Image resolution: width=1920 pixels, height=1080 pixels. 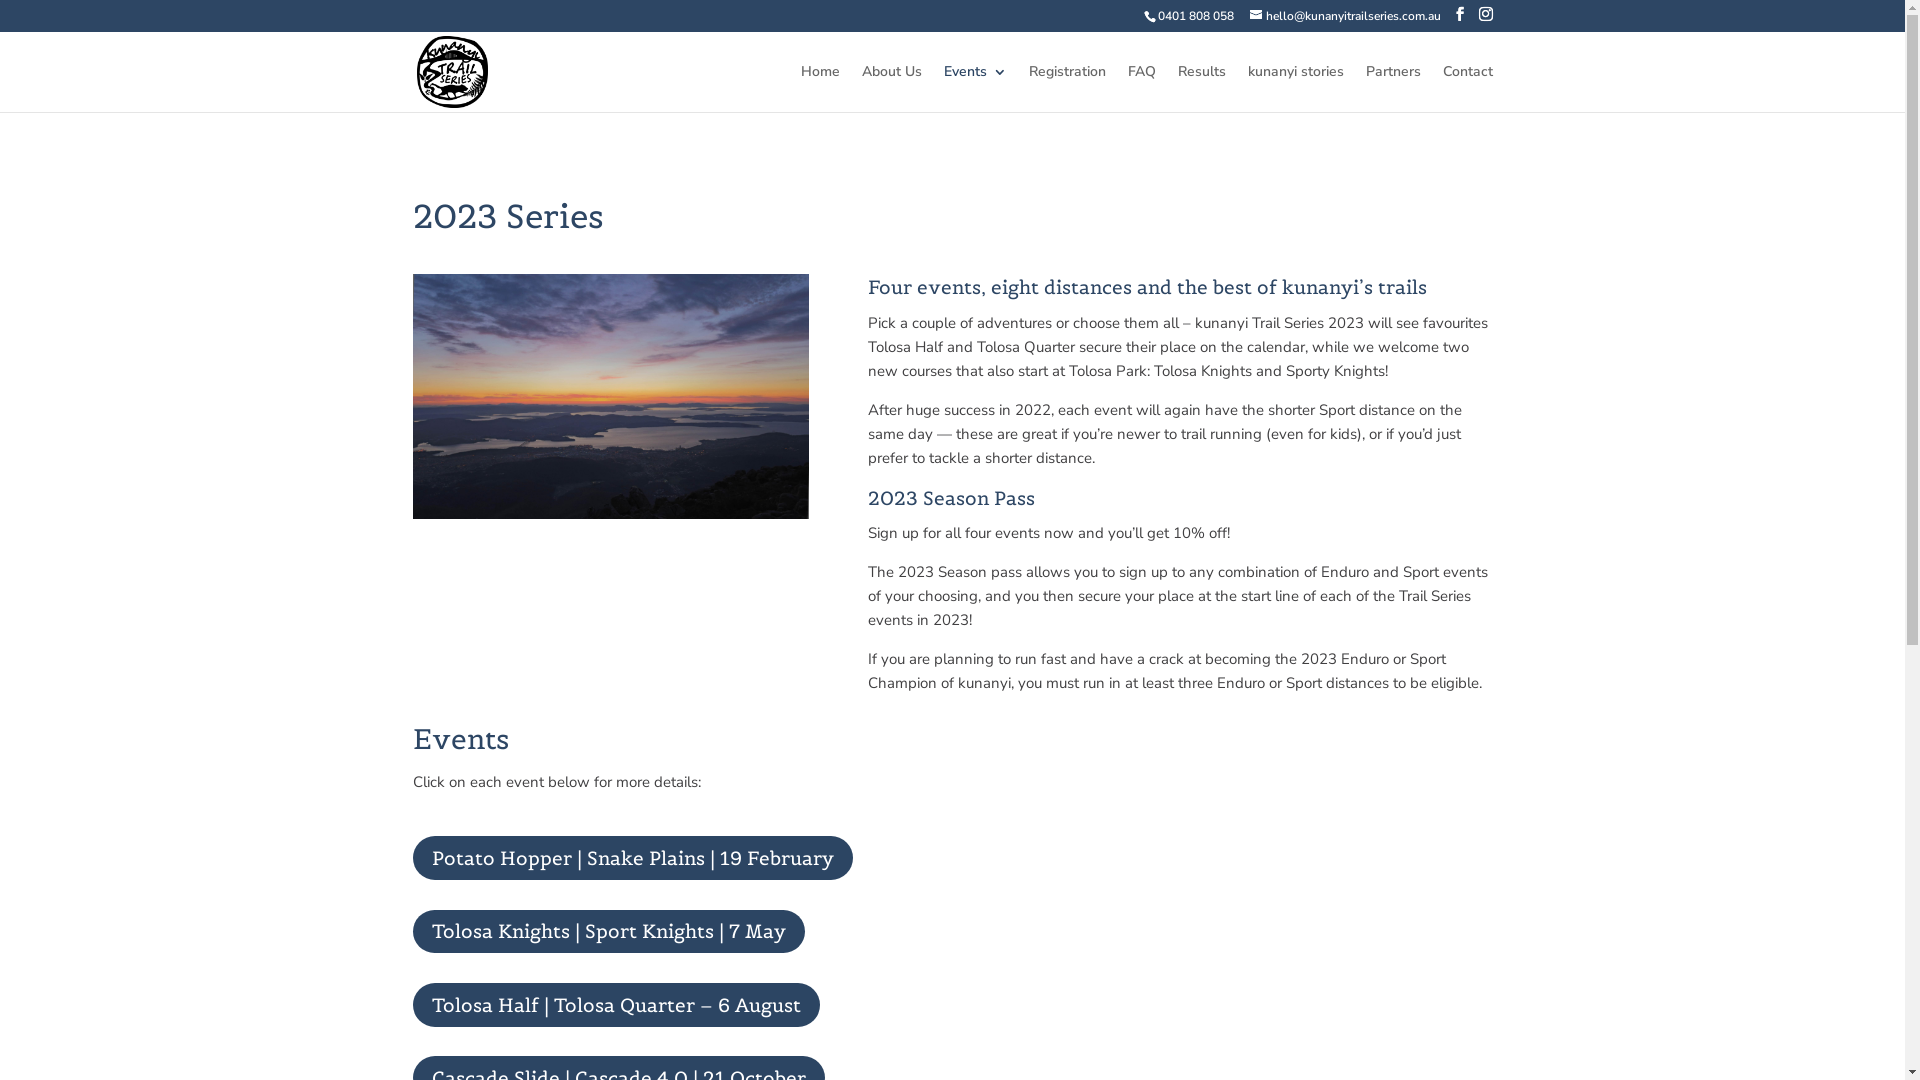 I want to click on 'kunanyi stories', so click(x=1296, y=87).